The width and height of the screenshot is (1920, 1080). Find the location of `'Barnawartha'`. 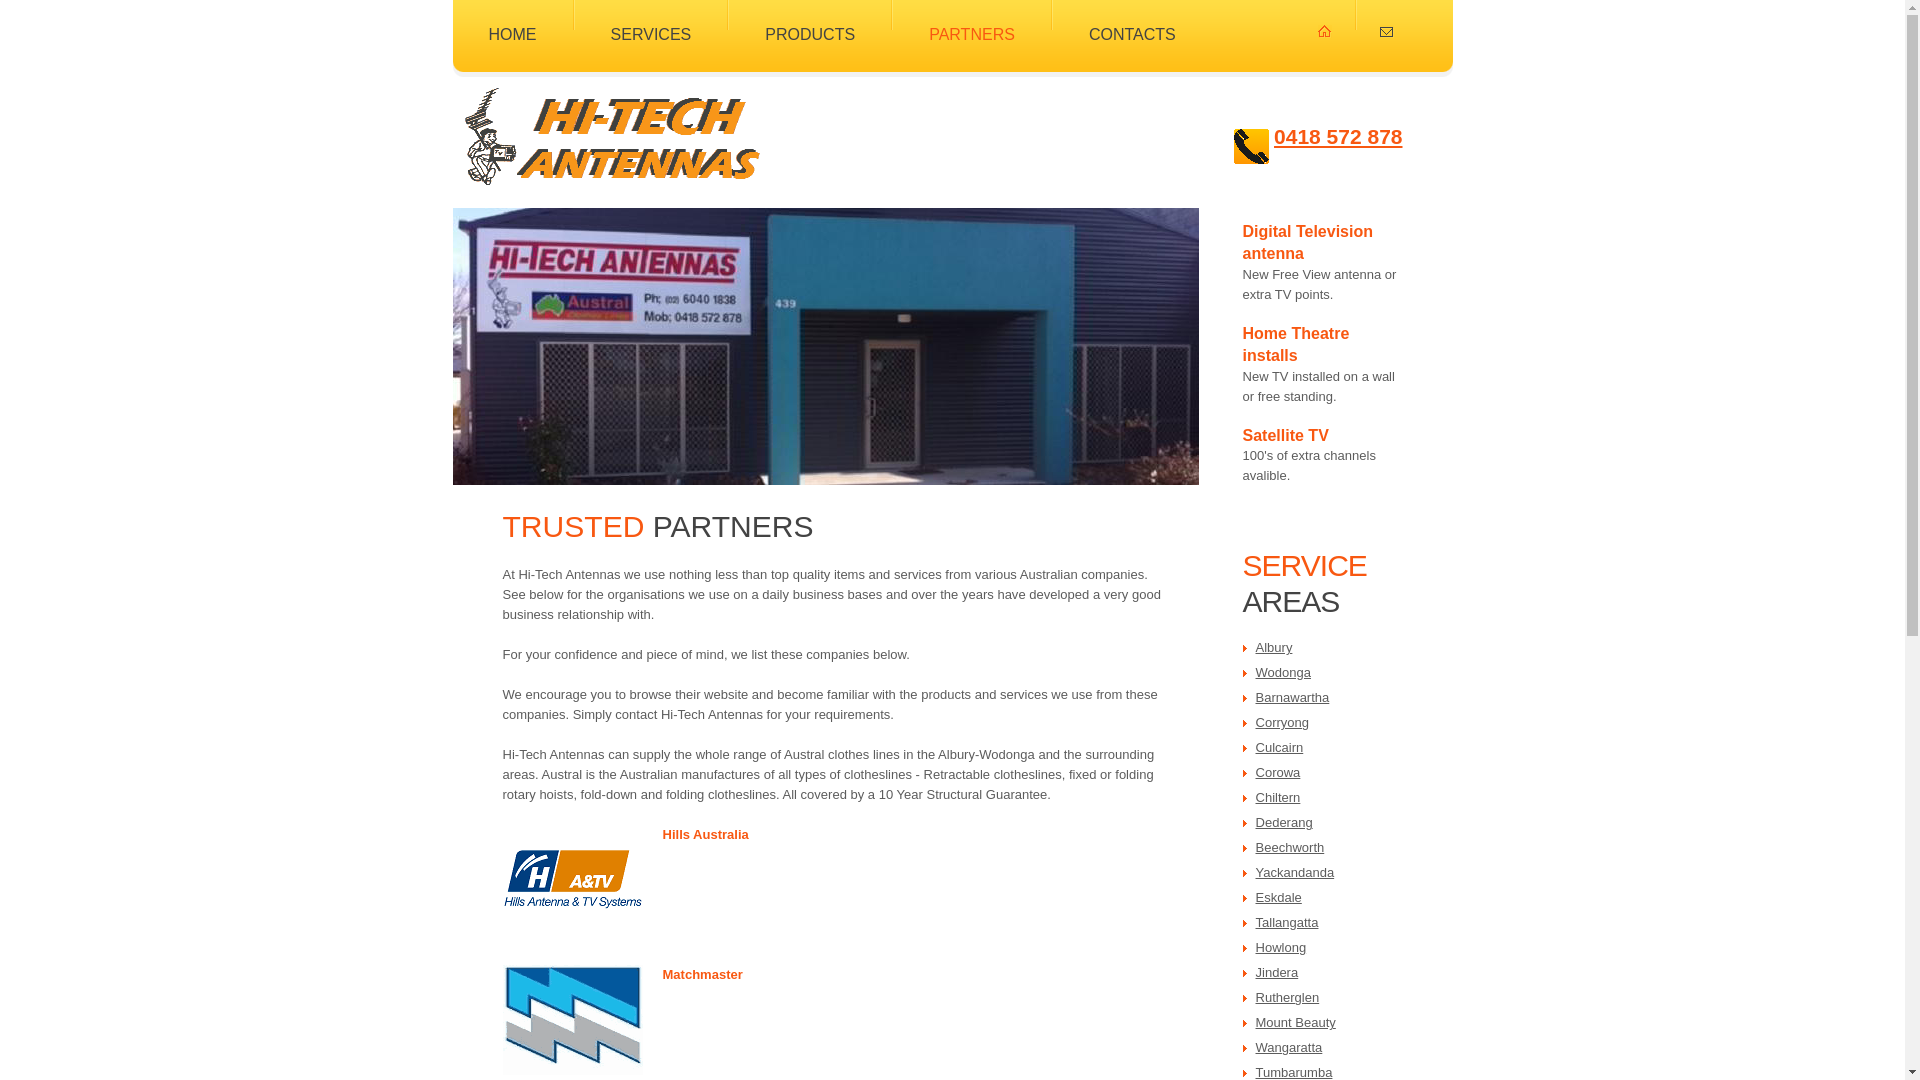

'Barnawartha' is located at coordinates (1292, 696).